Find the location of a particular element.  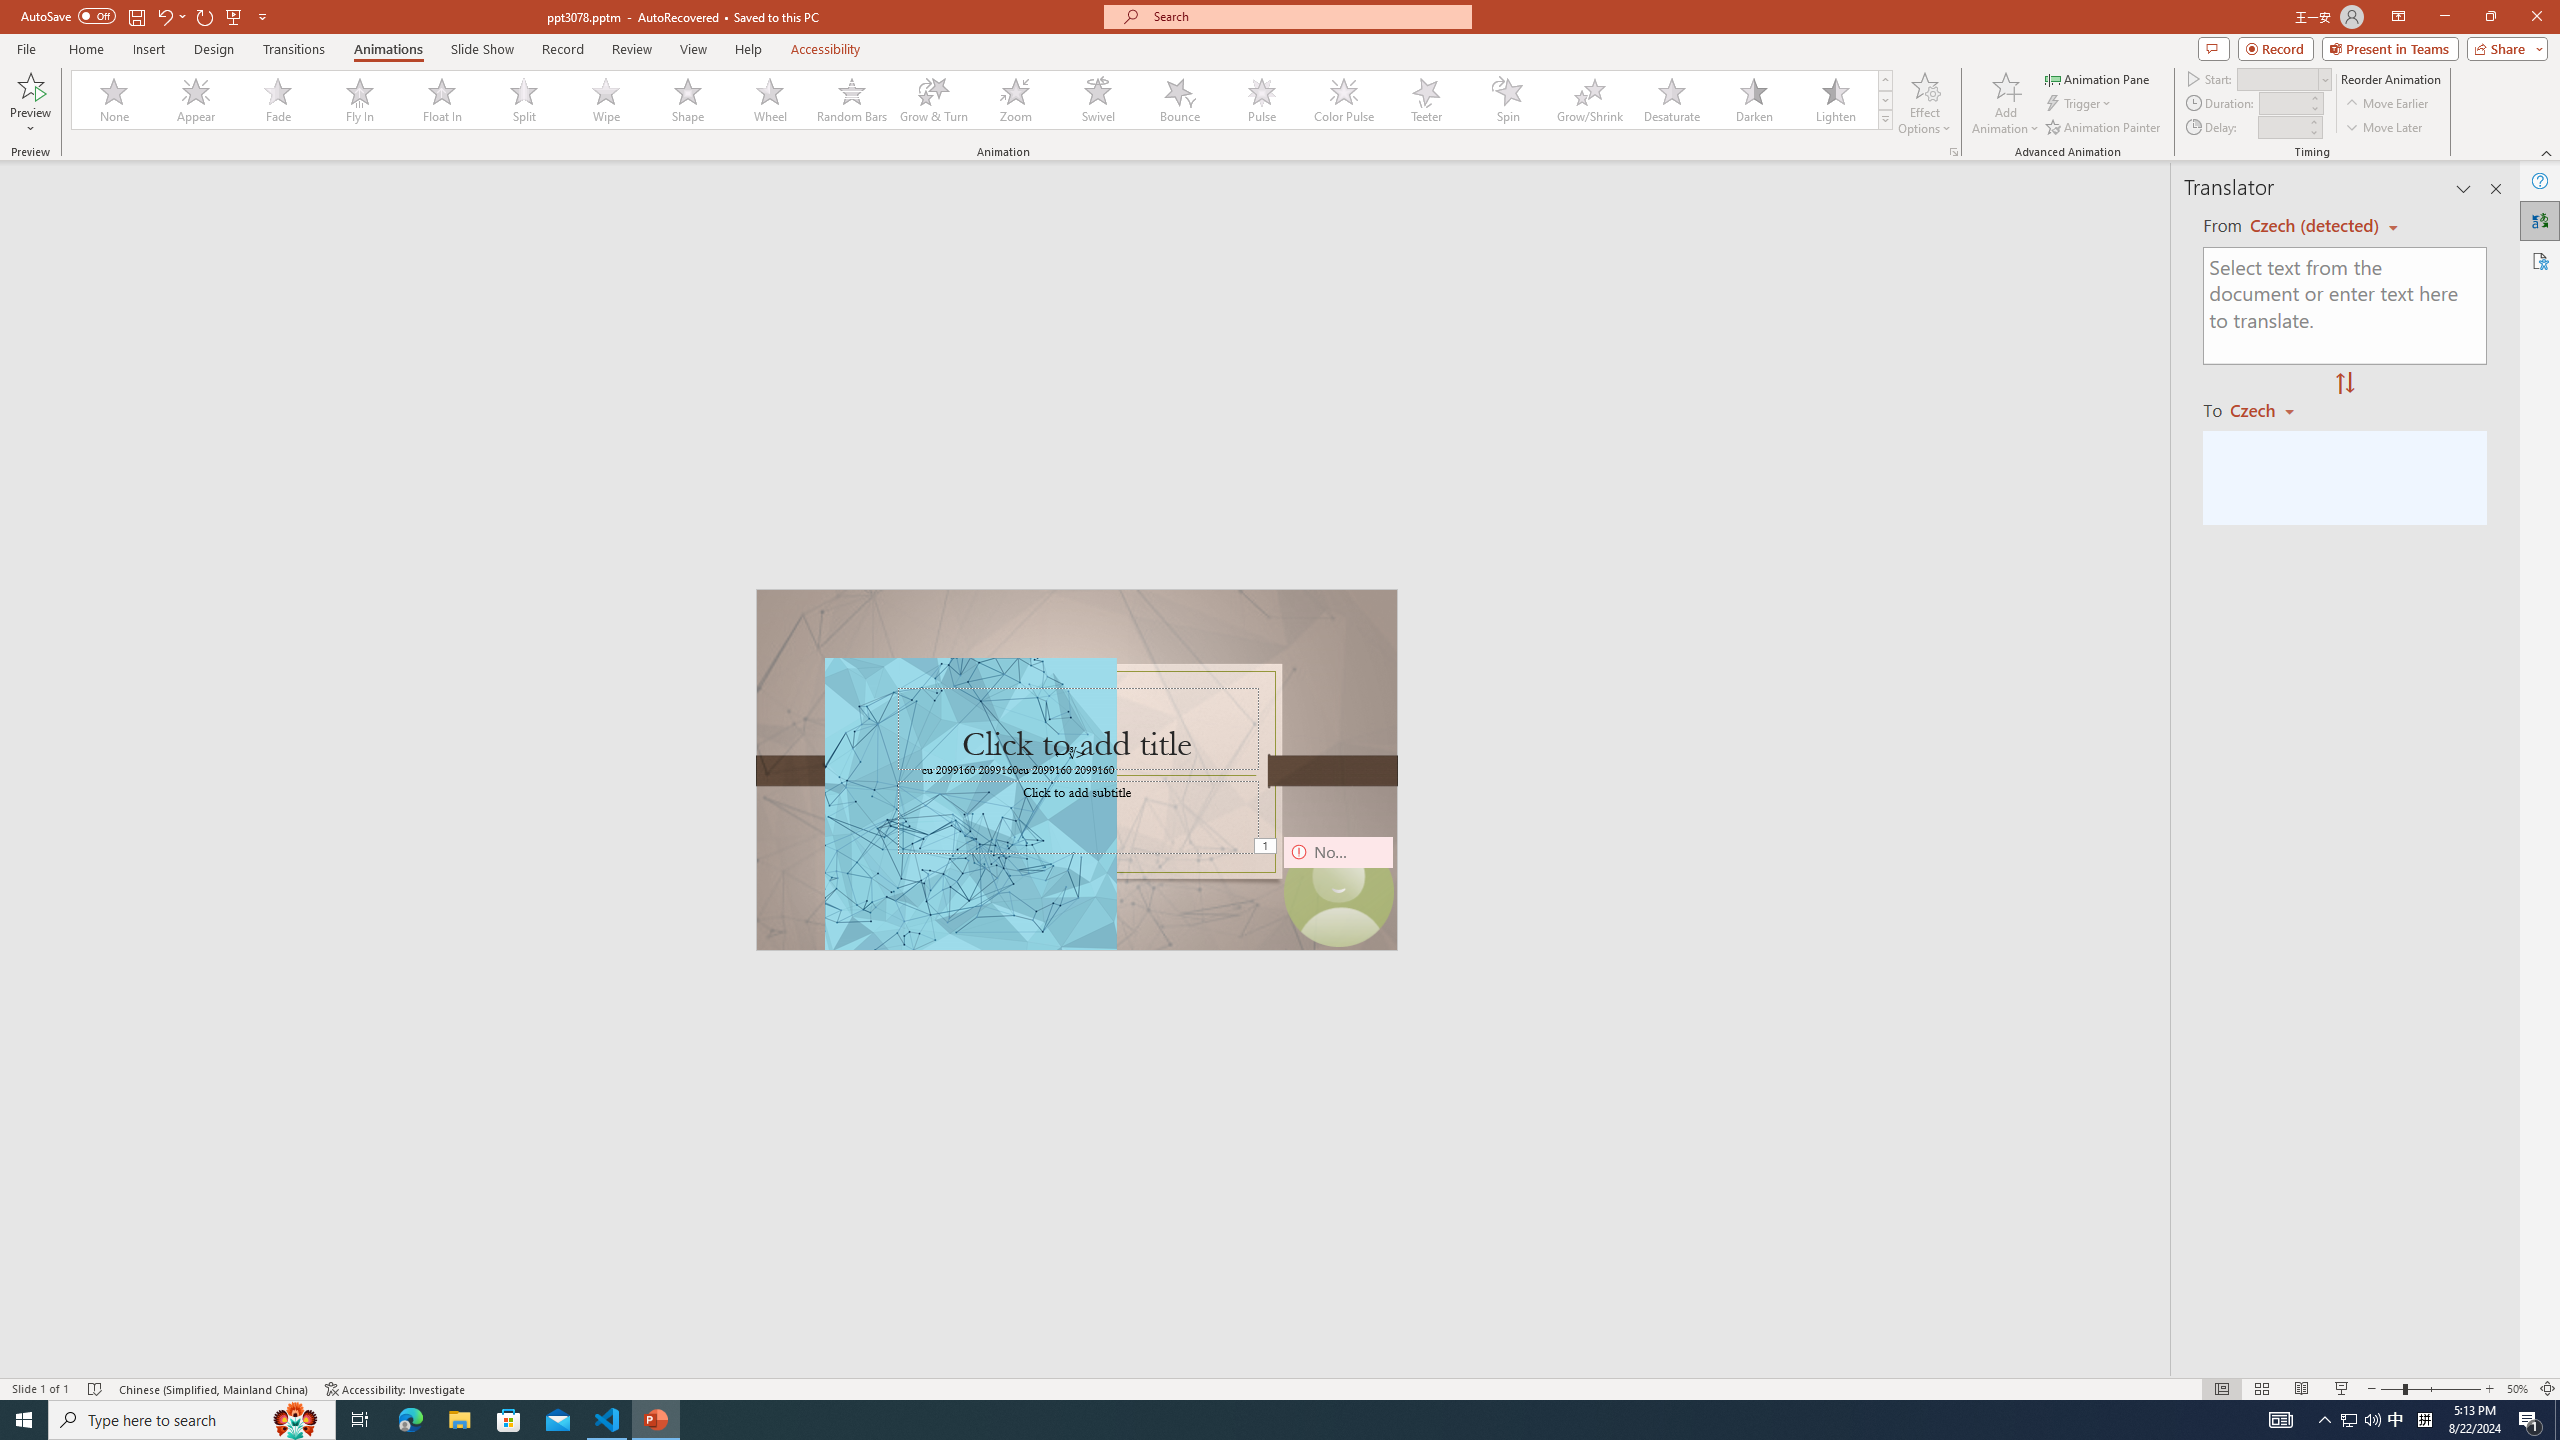

'Fade' is located at coordinates (278, 99).